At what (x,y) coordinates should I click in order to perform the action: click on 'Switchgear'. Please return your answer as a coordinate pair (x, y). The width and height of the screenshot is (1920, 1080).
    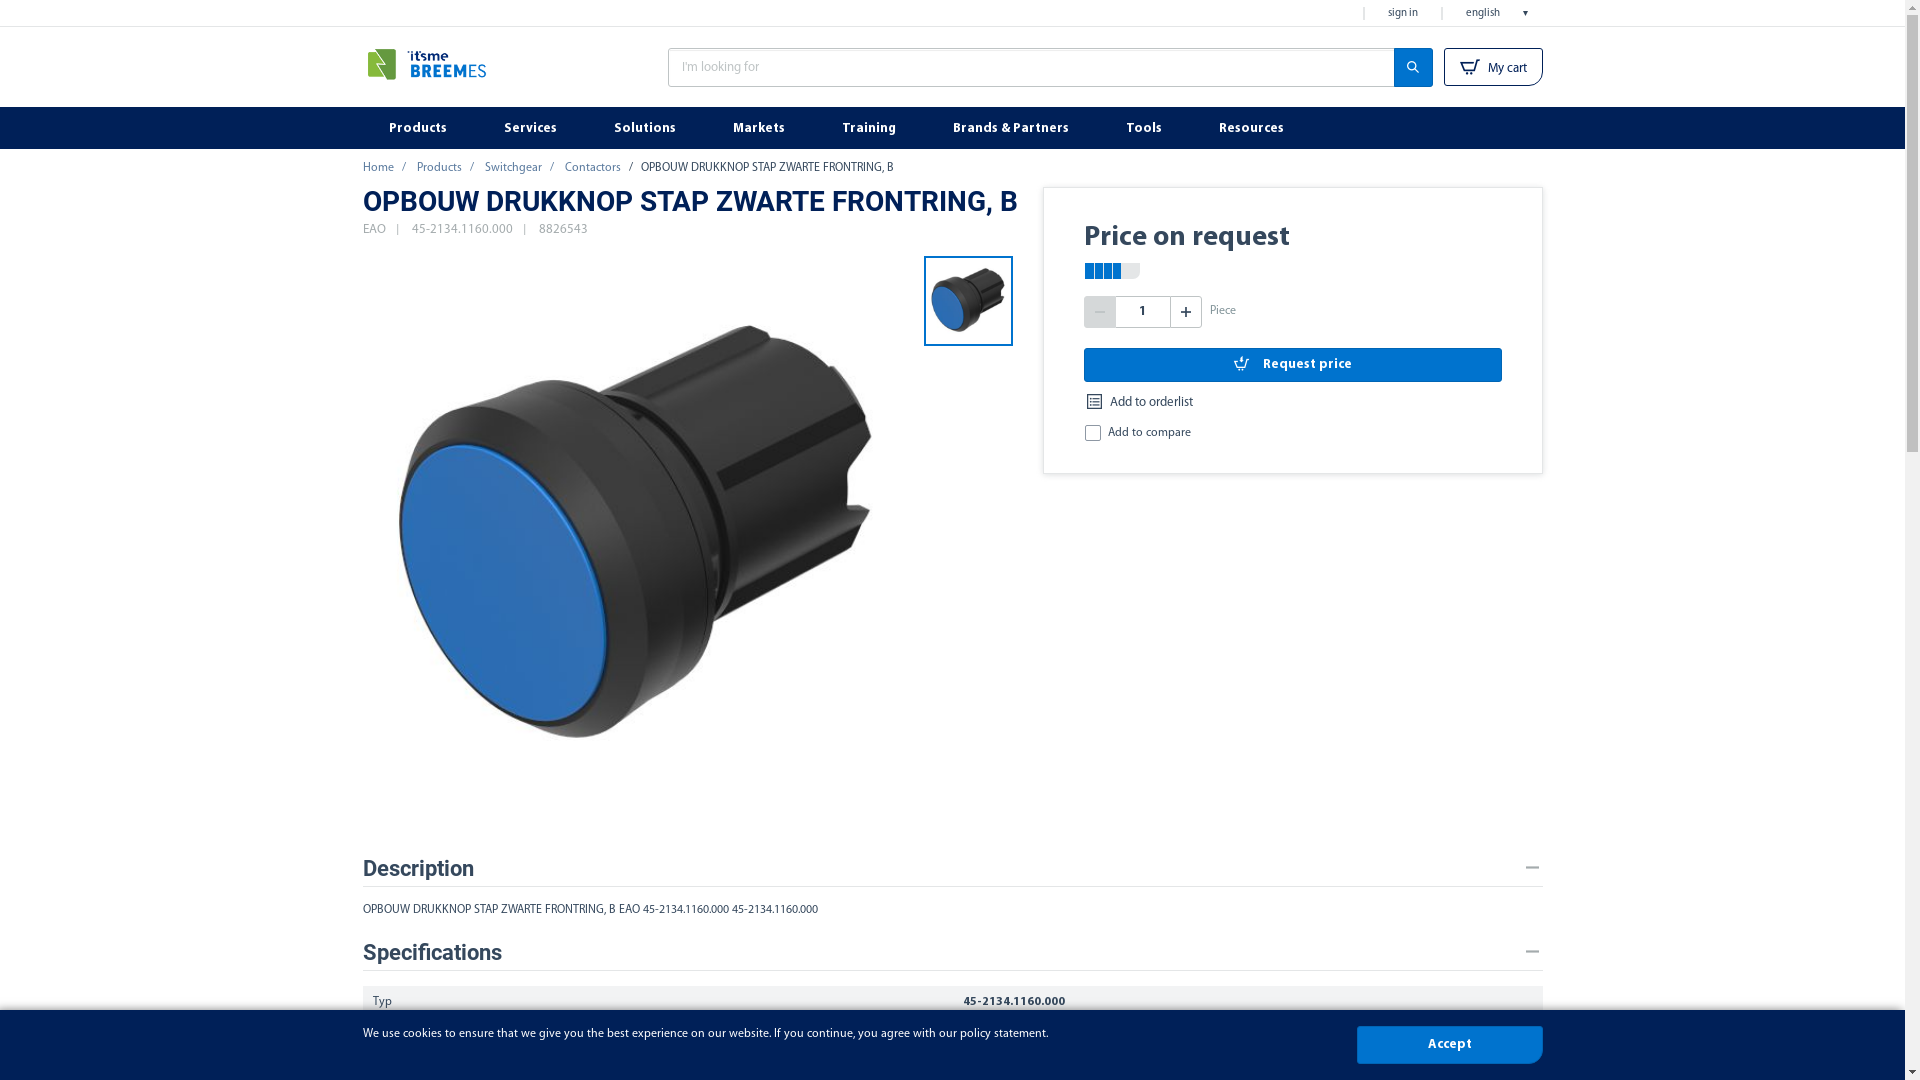
    Looking at the image, I should click on (484, 167).